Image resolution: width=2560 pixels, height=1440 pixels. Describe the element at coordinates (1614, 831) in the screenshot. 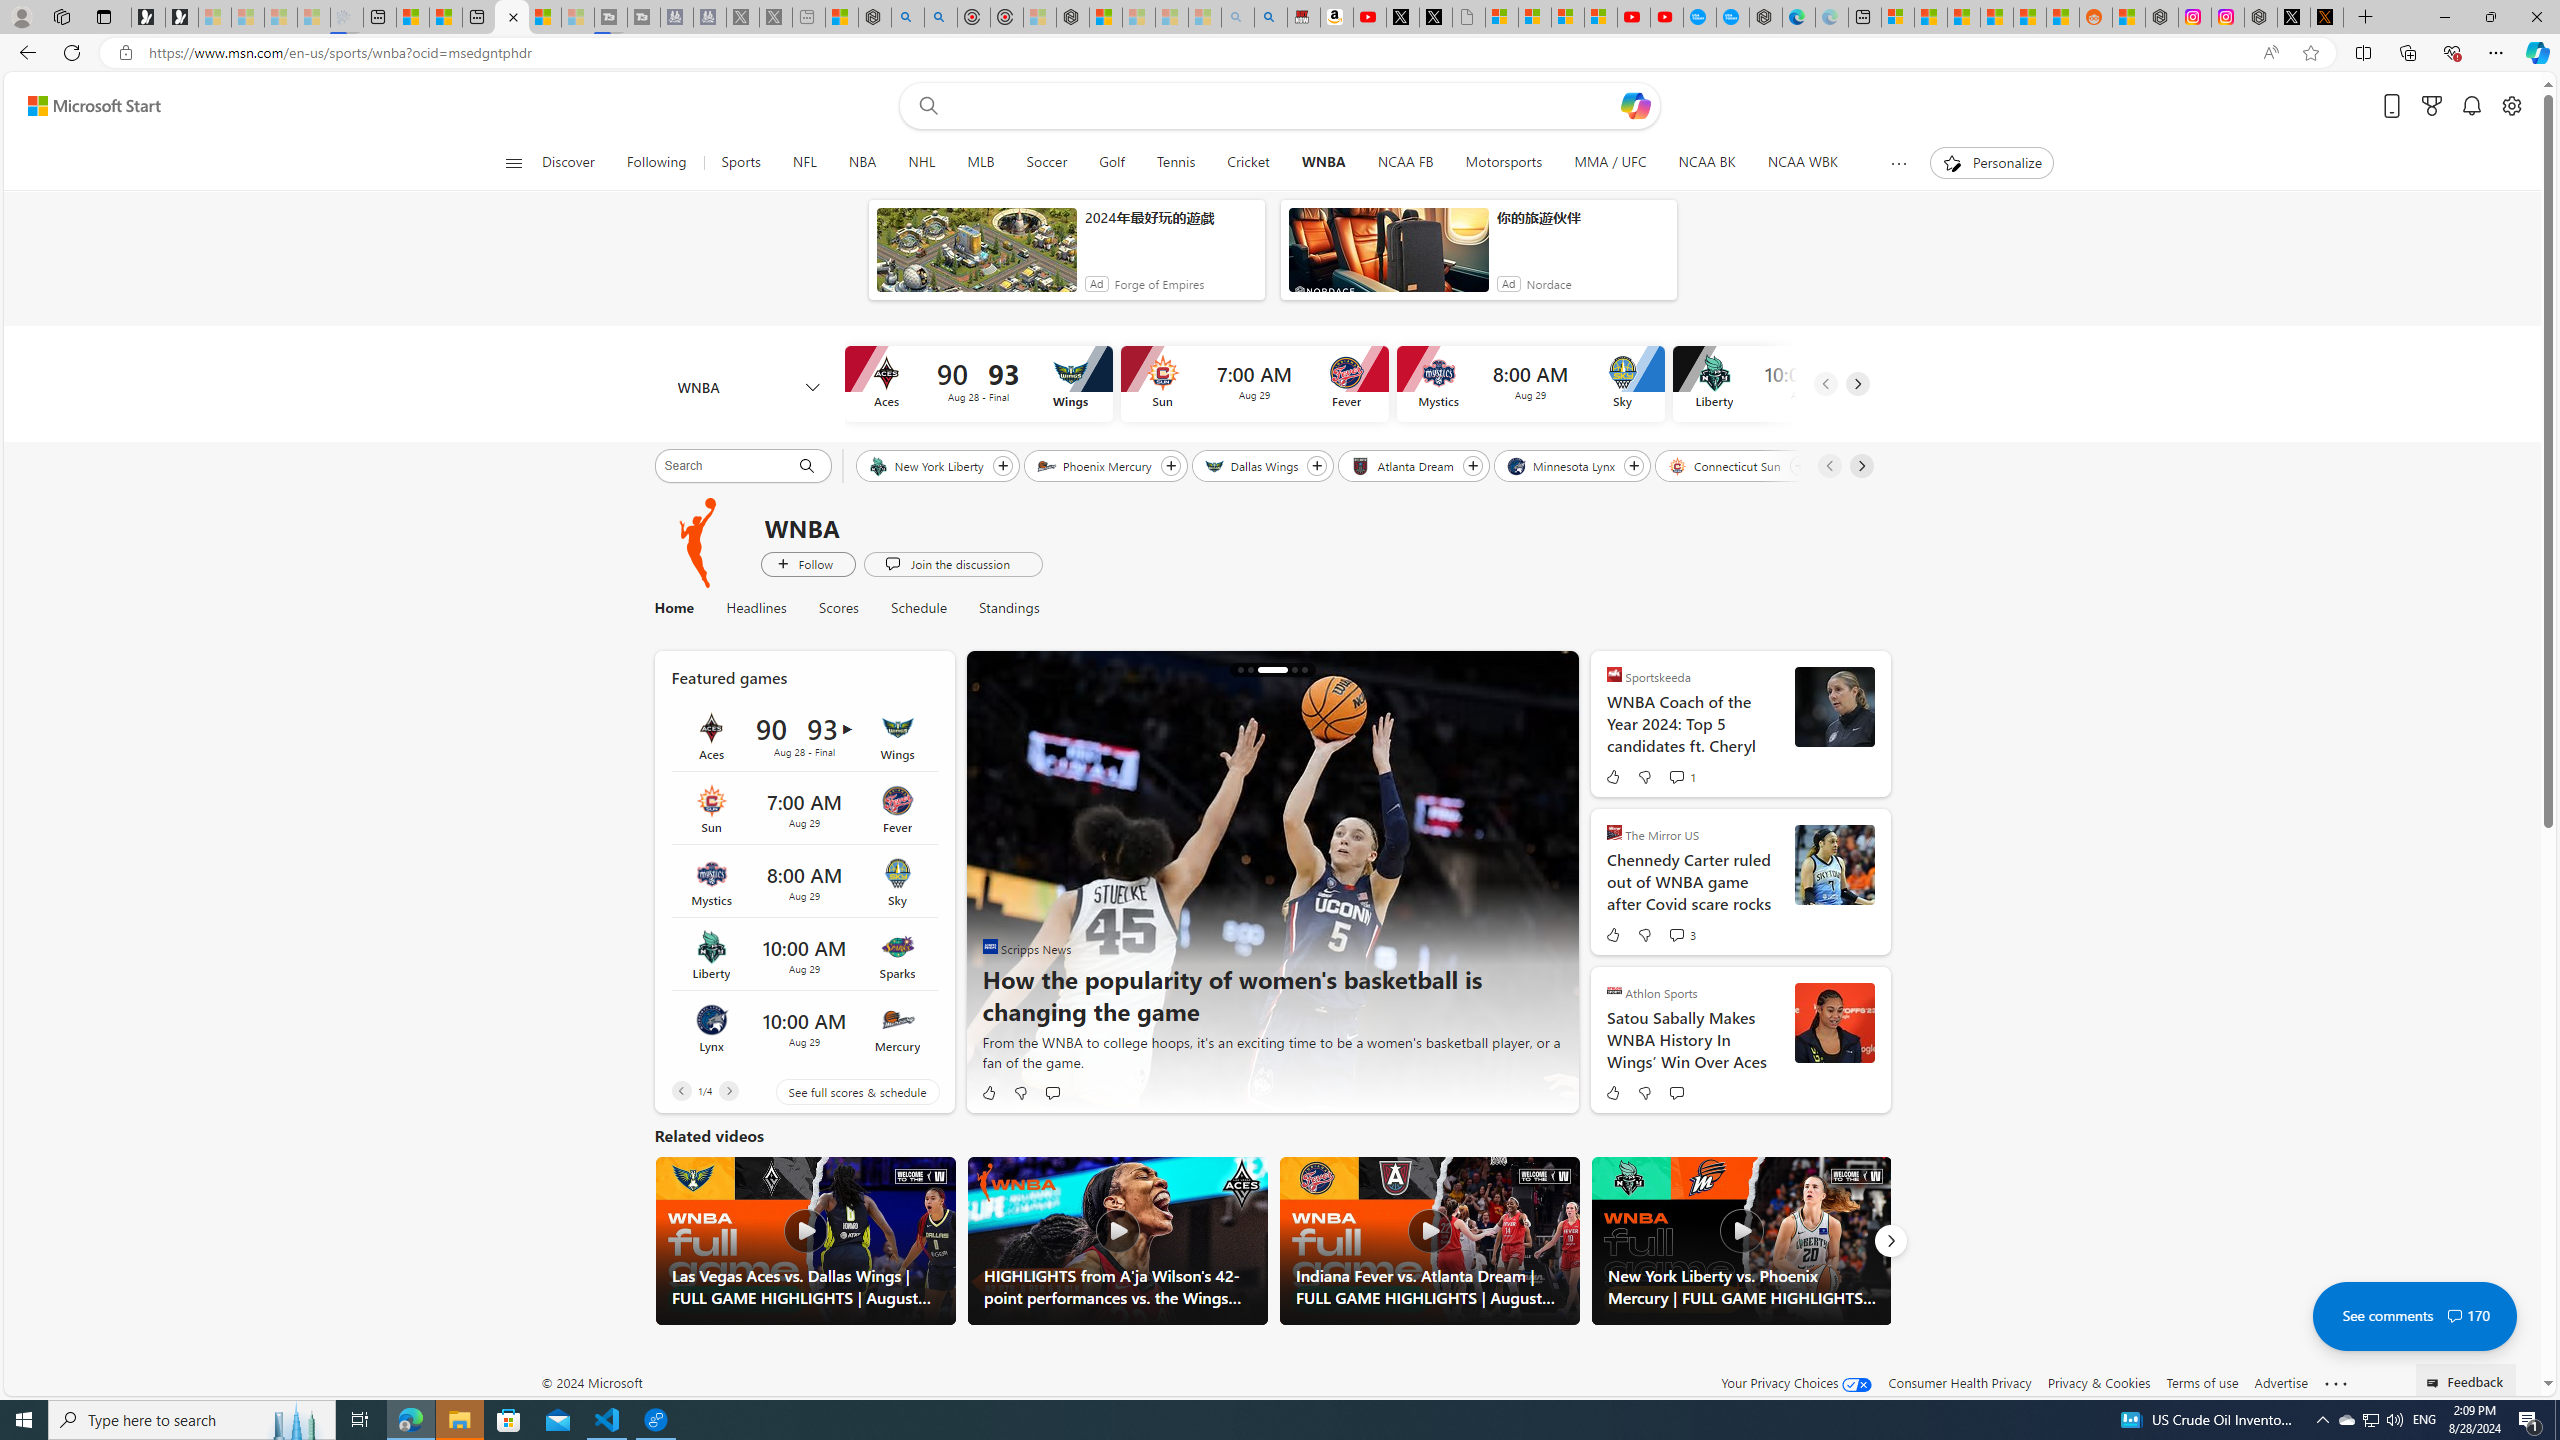

I see `'The Mirror US'` at that location.